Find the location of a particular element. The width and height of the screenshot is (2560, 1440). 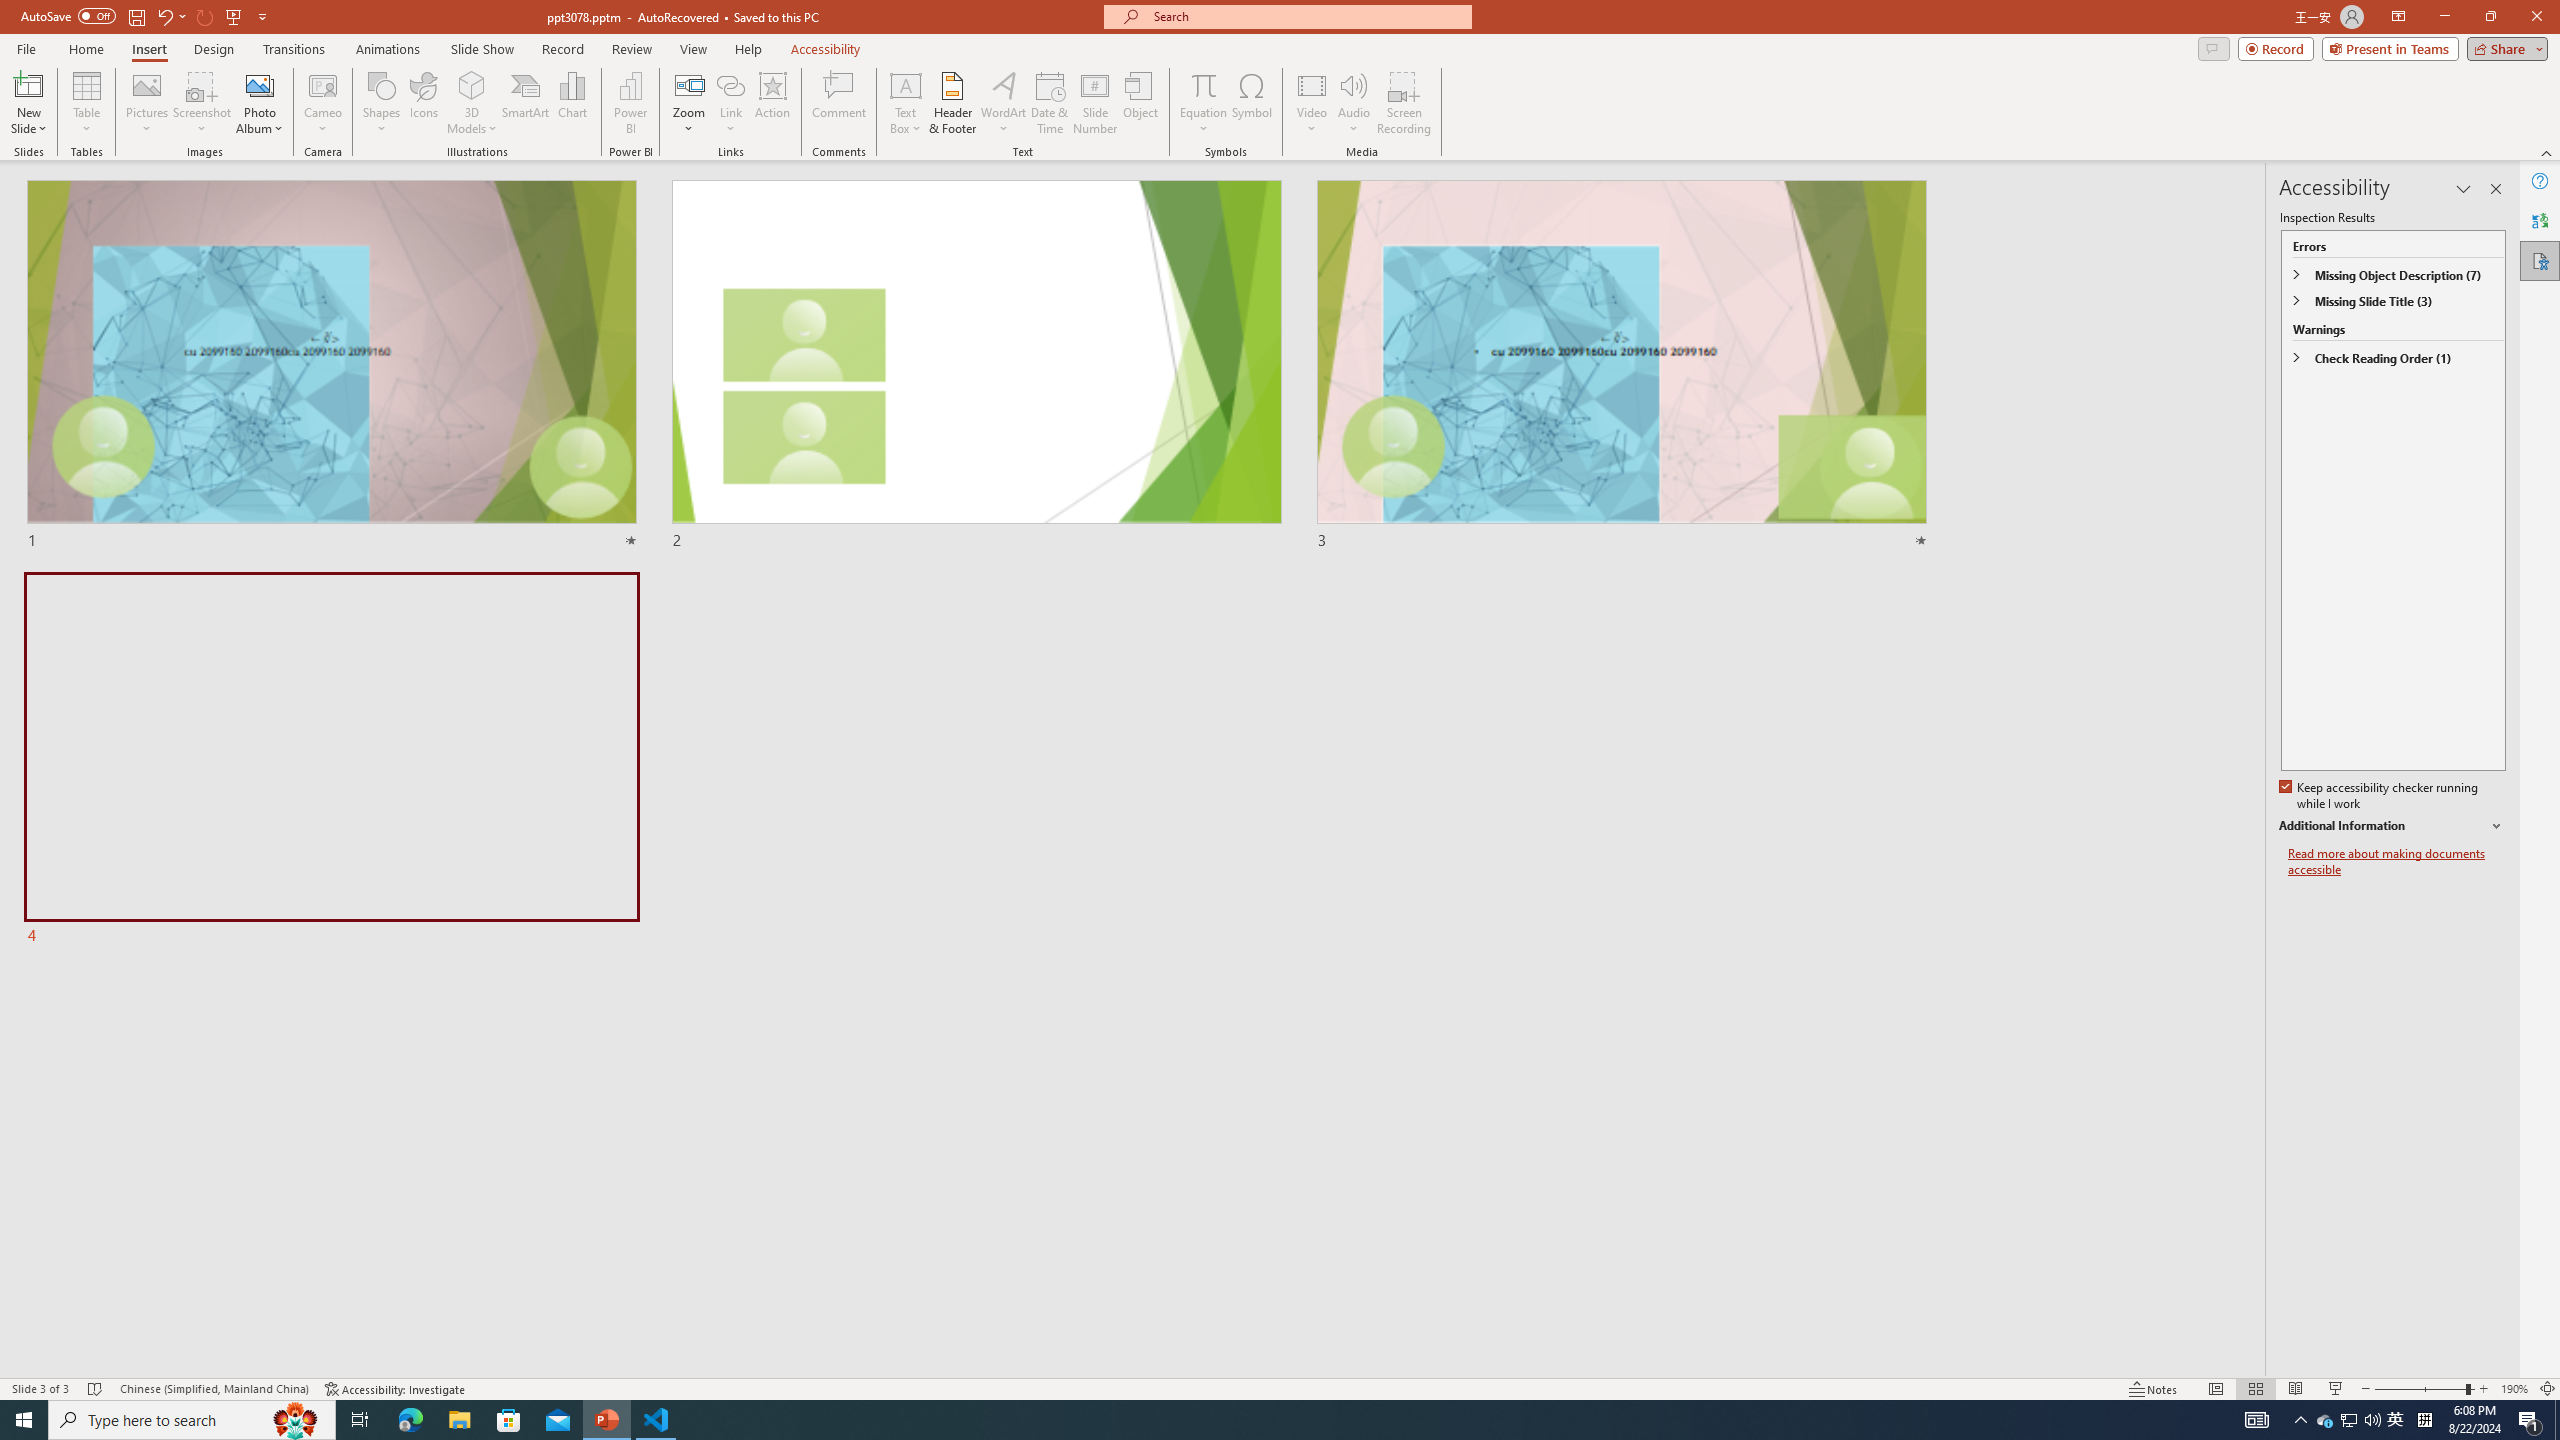

'Video' is located at coordinates (1312, 103).